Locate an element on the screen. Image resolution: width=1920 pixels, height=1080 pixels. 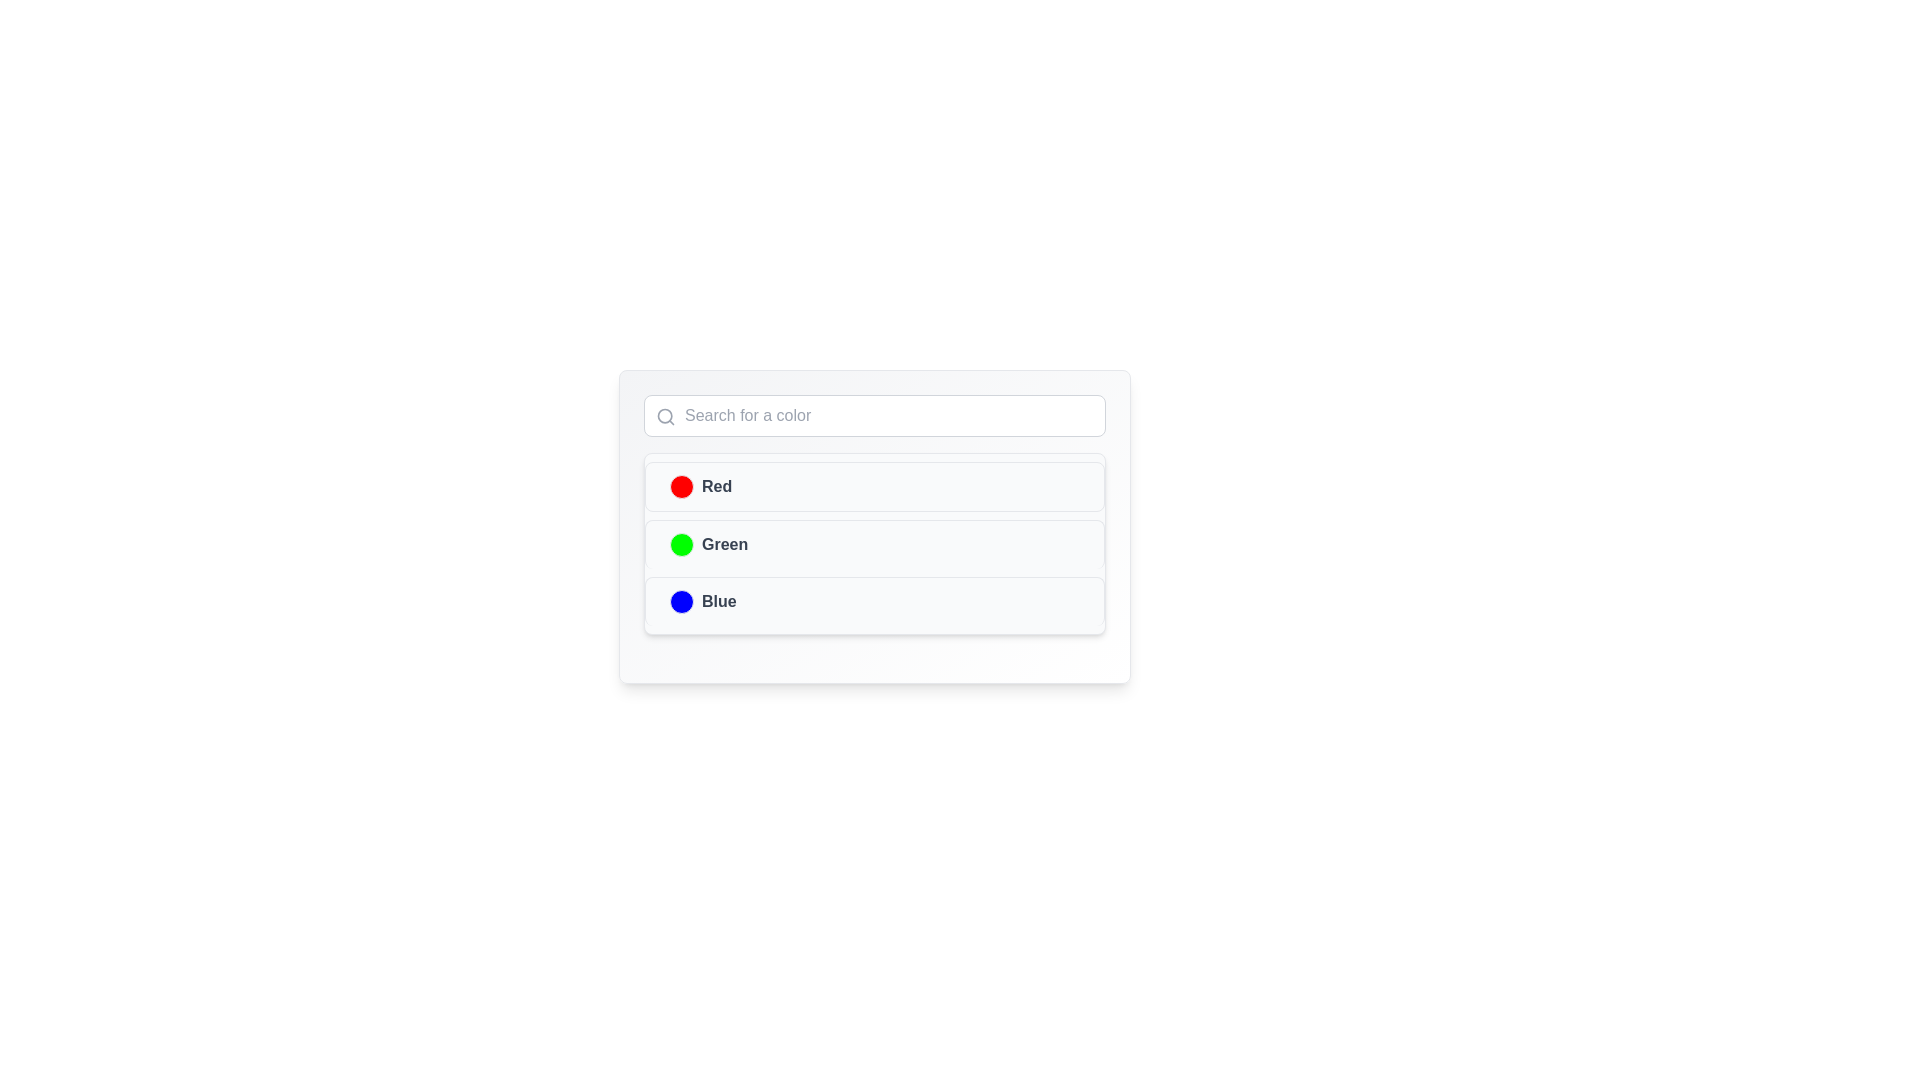
the blue color indicator located to the left of the 'Blue' label to associate it with the adjacent text is located at coordinates (681, 600).